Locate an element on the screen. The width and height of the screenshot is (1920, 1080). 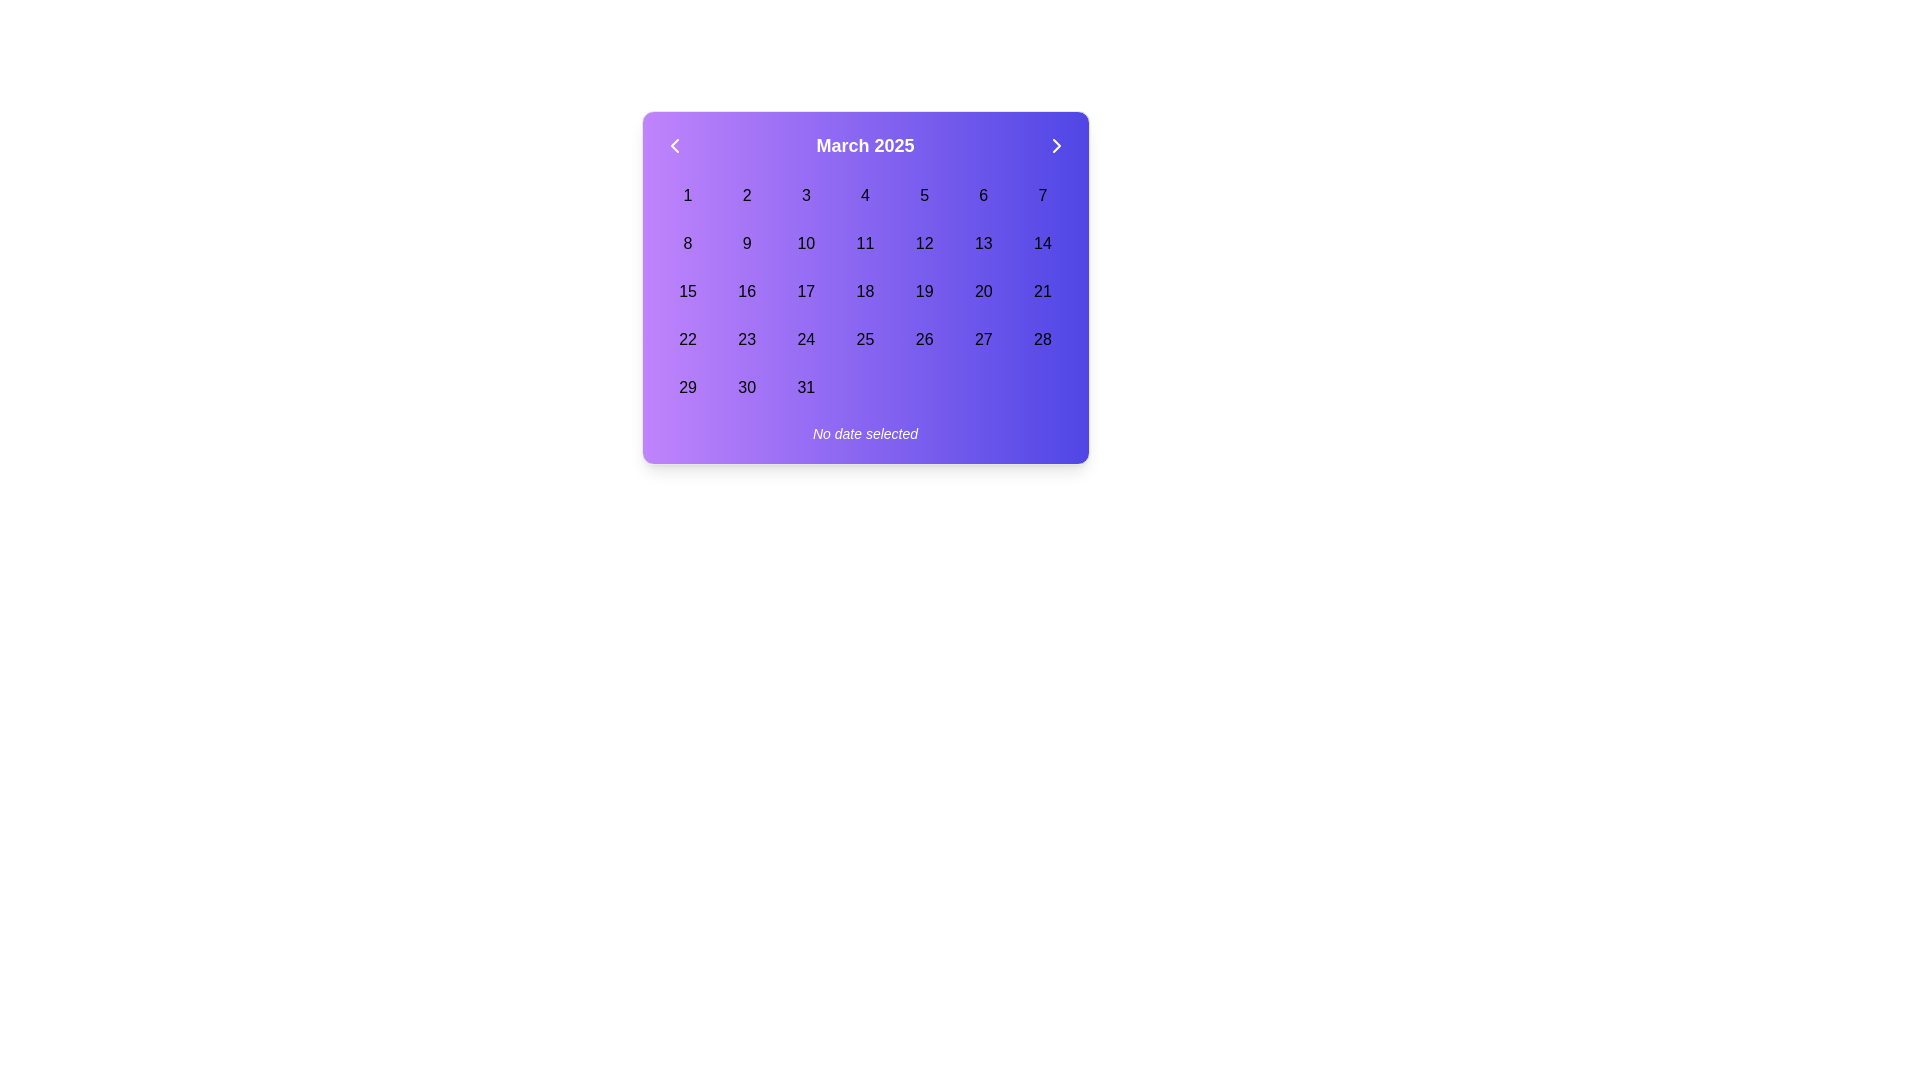
the clickable grid item displaying the number '5' in bold black text, which is the fifth item in the first row of the calendar grid for March 2025 is located at coordinates (923, 196).